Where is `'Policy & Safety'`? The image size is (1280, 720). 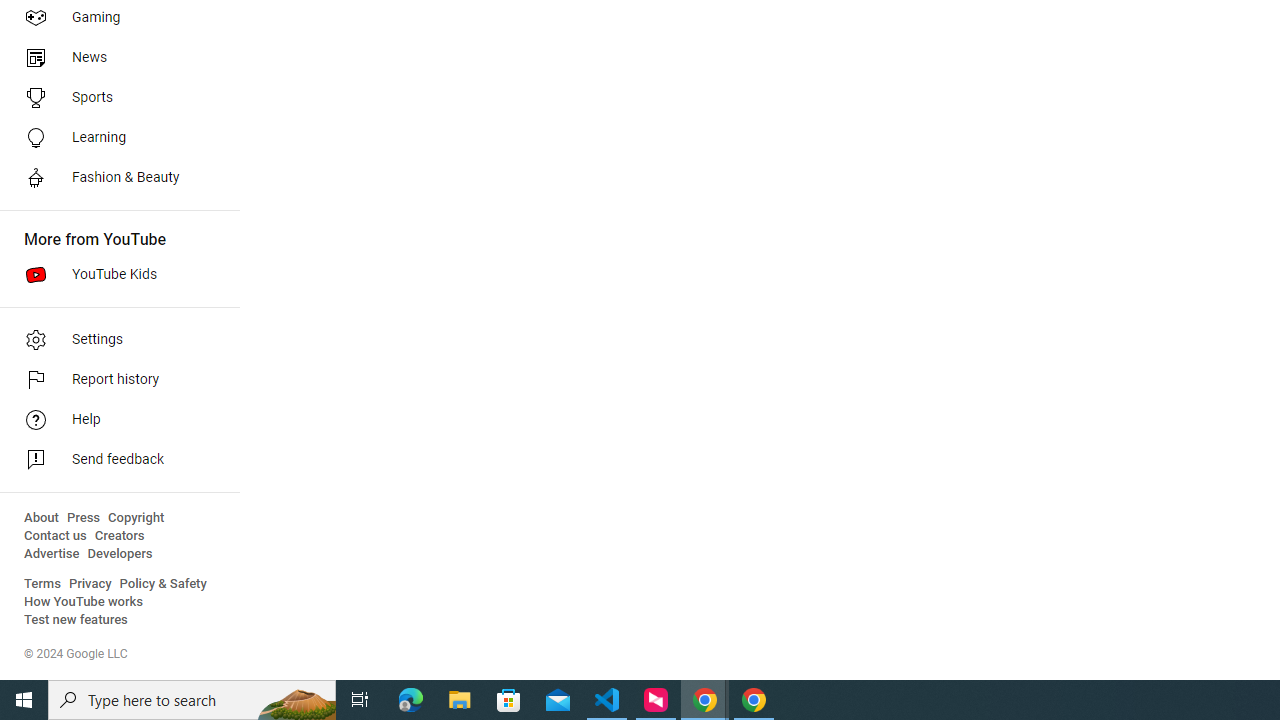 'Policy & Safety' is located at coordinates (163, 584).